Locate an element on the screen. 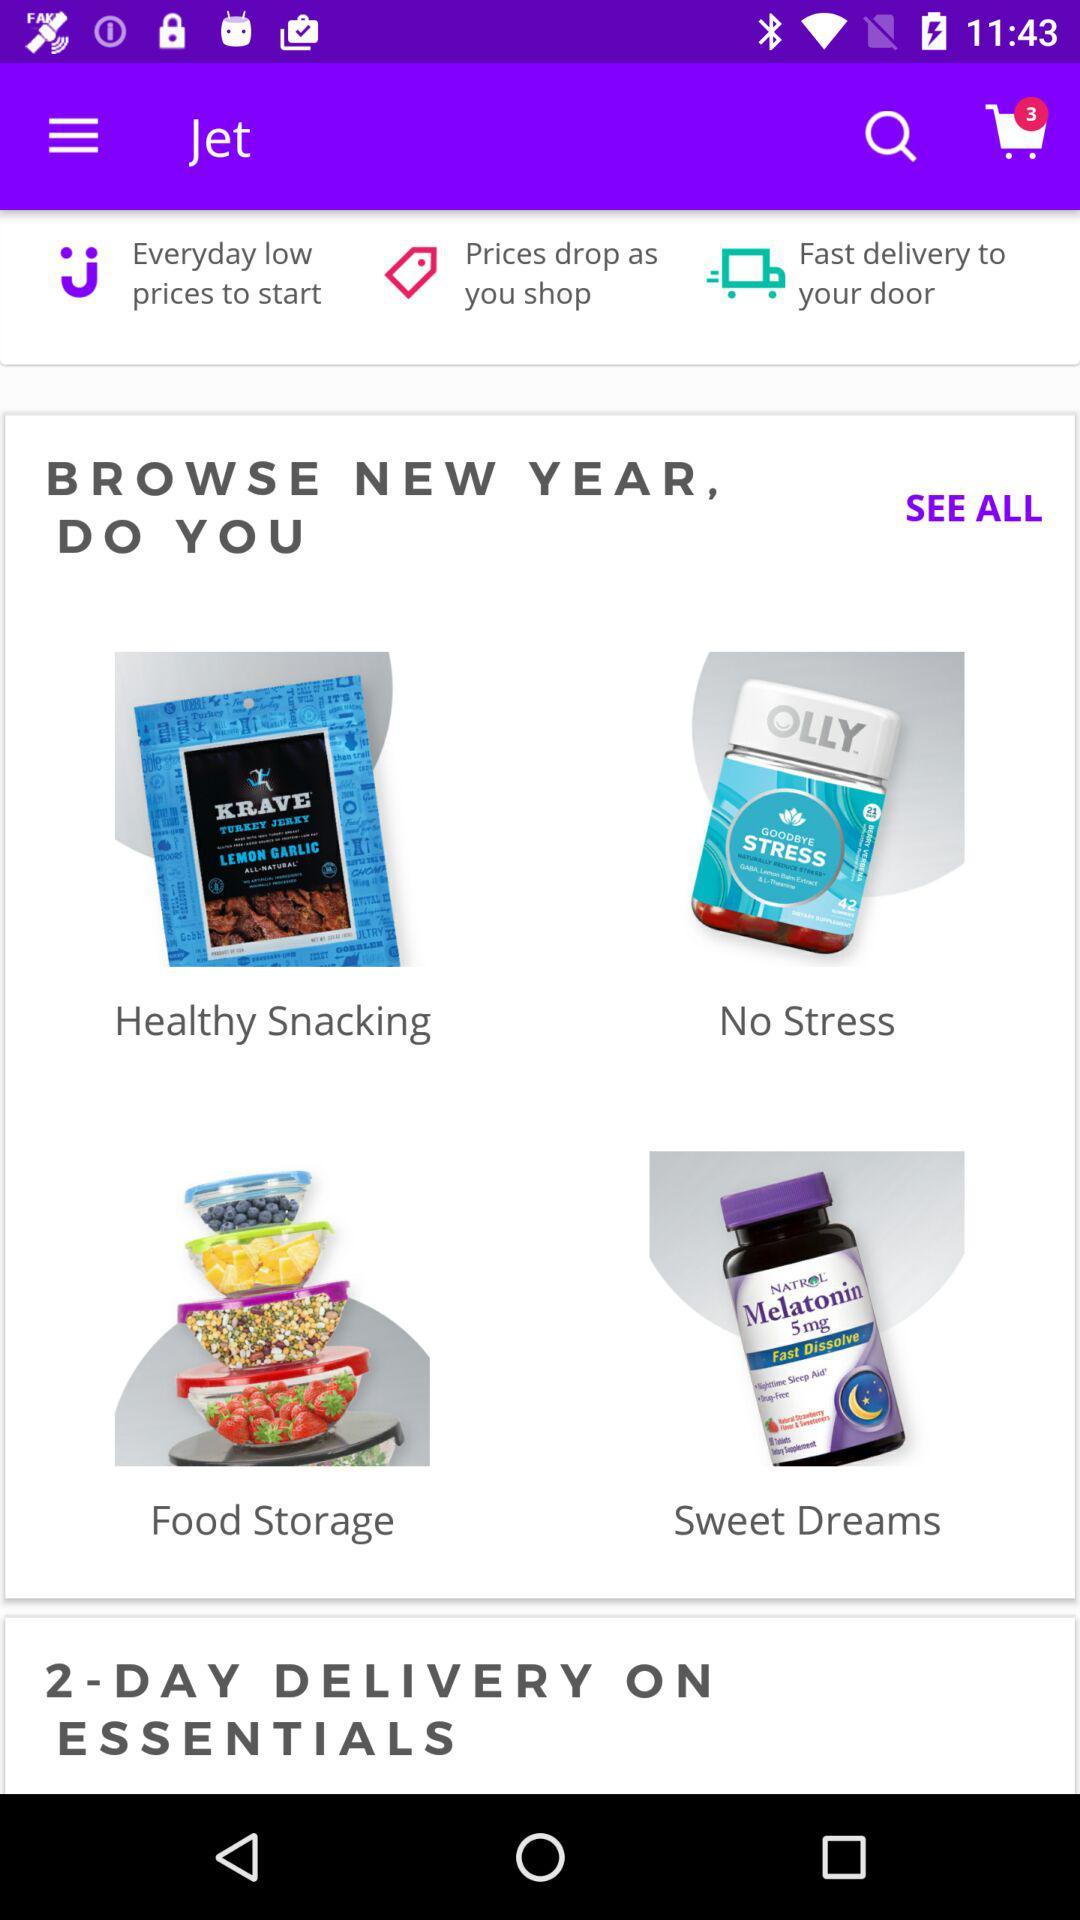 Image resolution: width=1080 pixels, height=1920 pixels. see all is located at coordinates (958, 507).